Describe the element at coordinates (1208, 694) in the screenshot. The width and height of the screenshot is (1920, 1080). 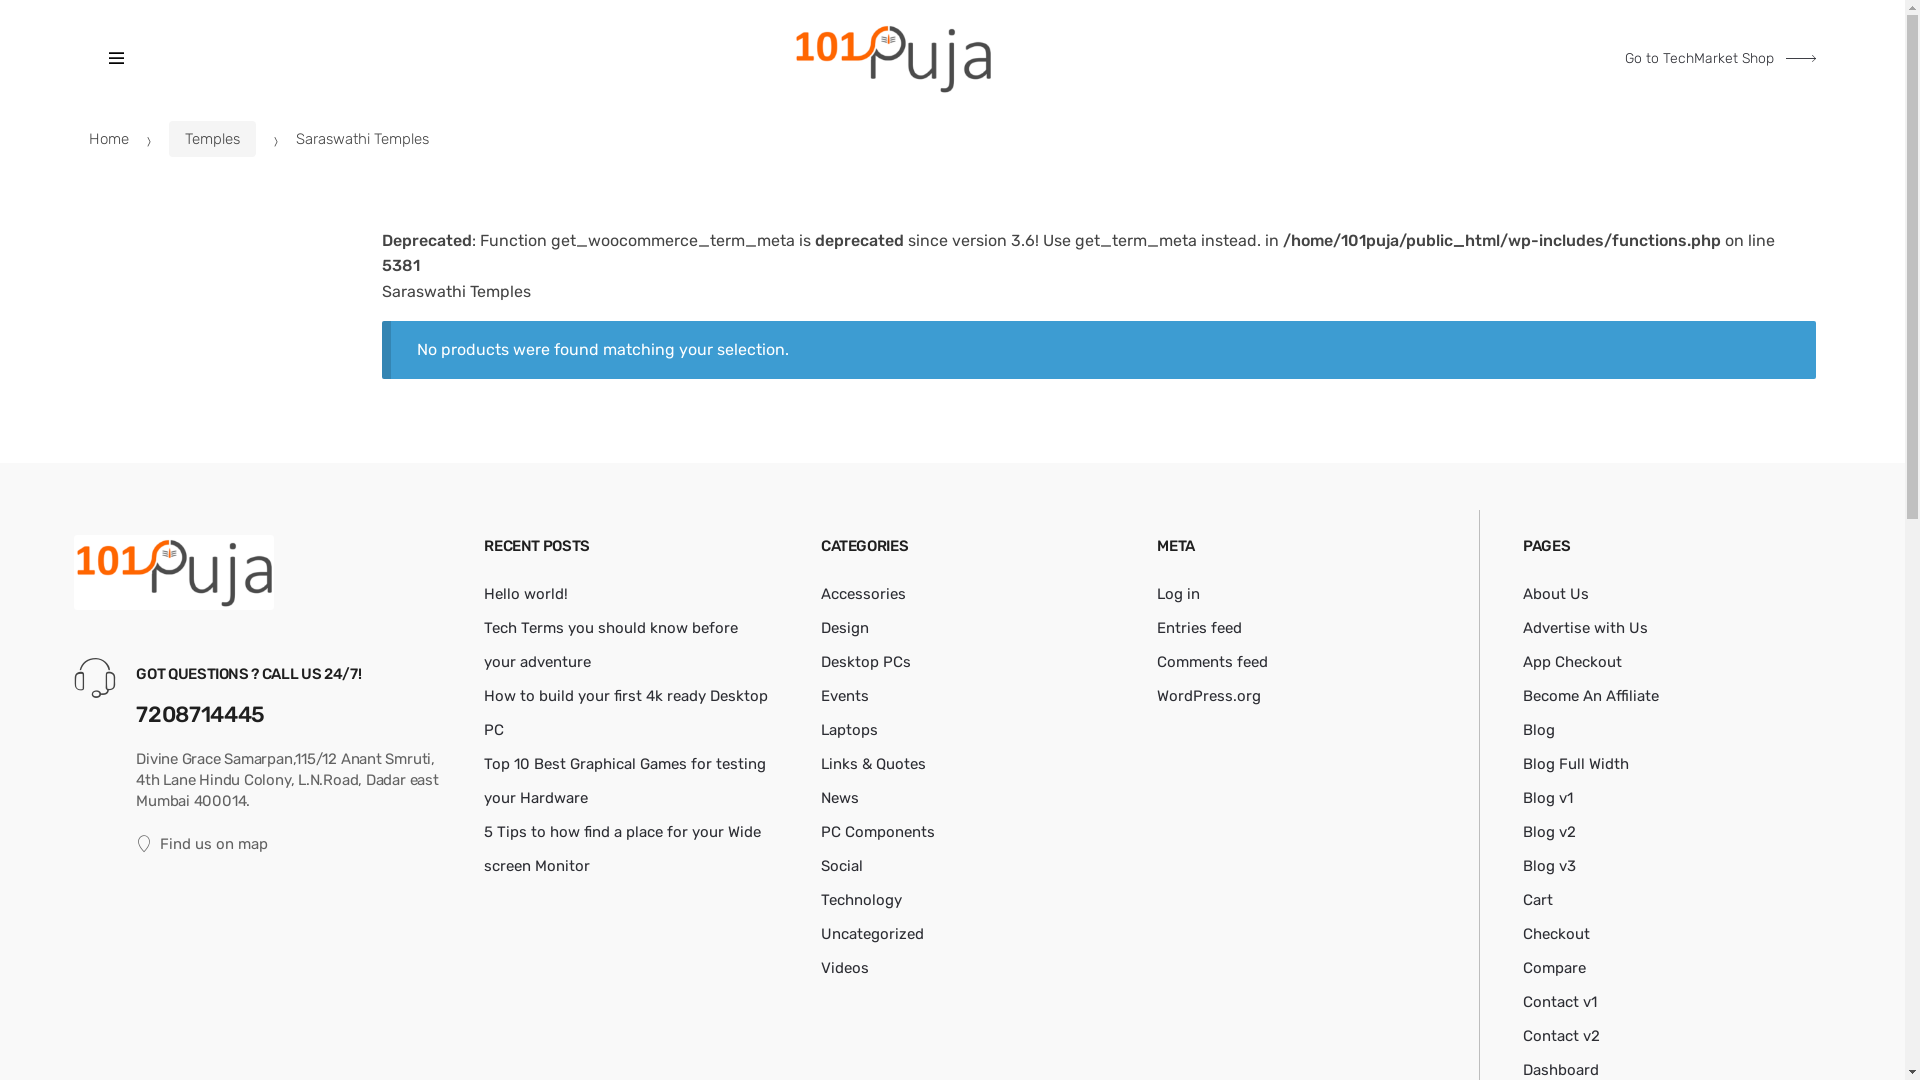
I see `'WordPress.org'` at that location.